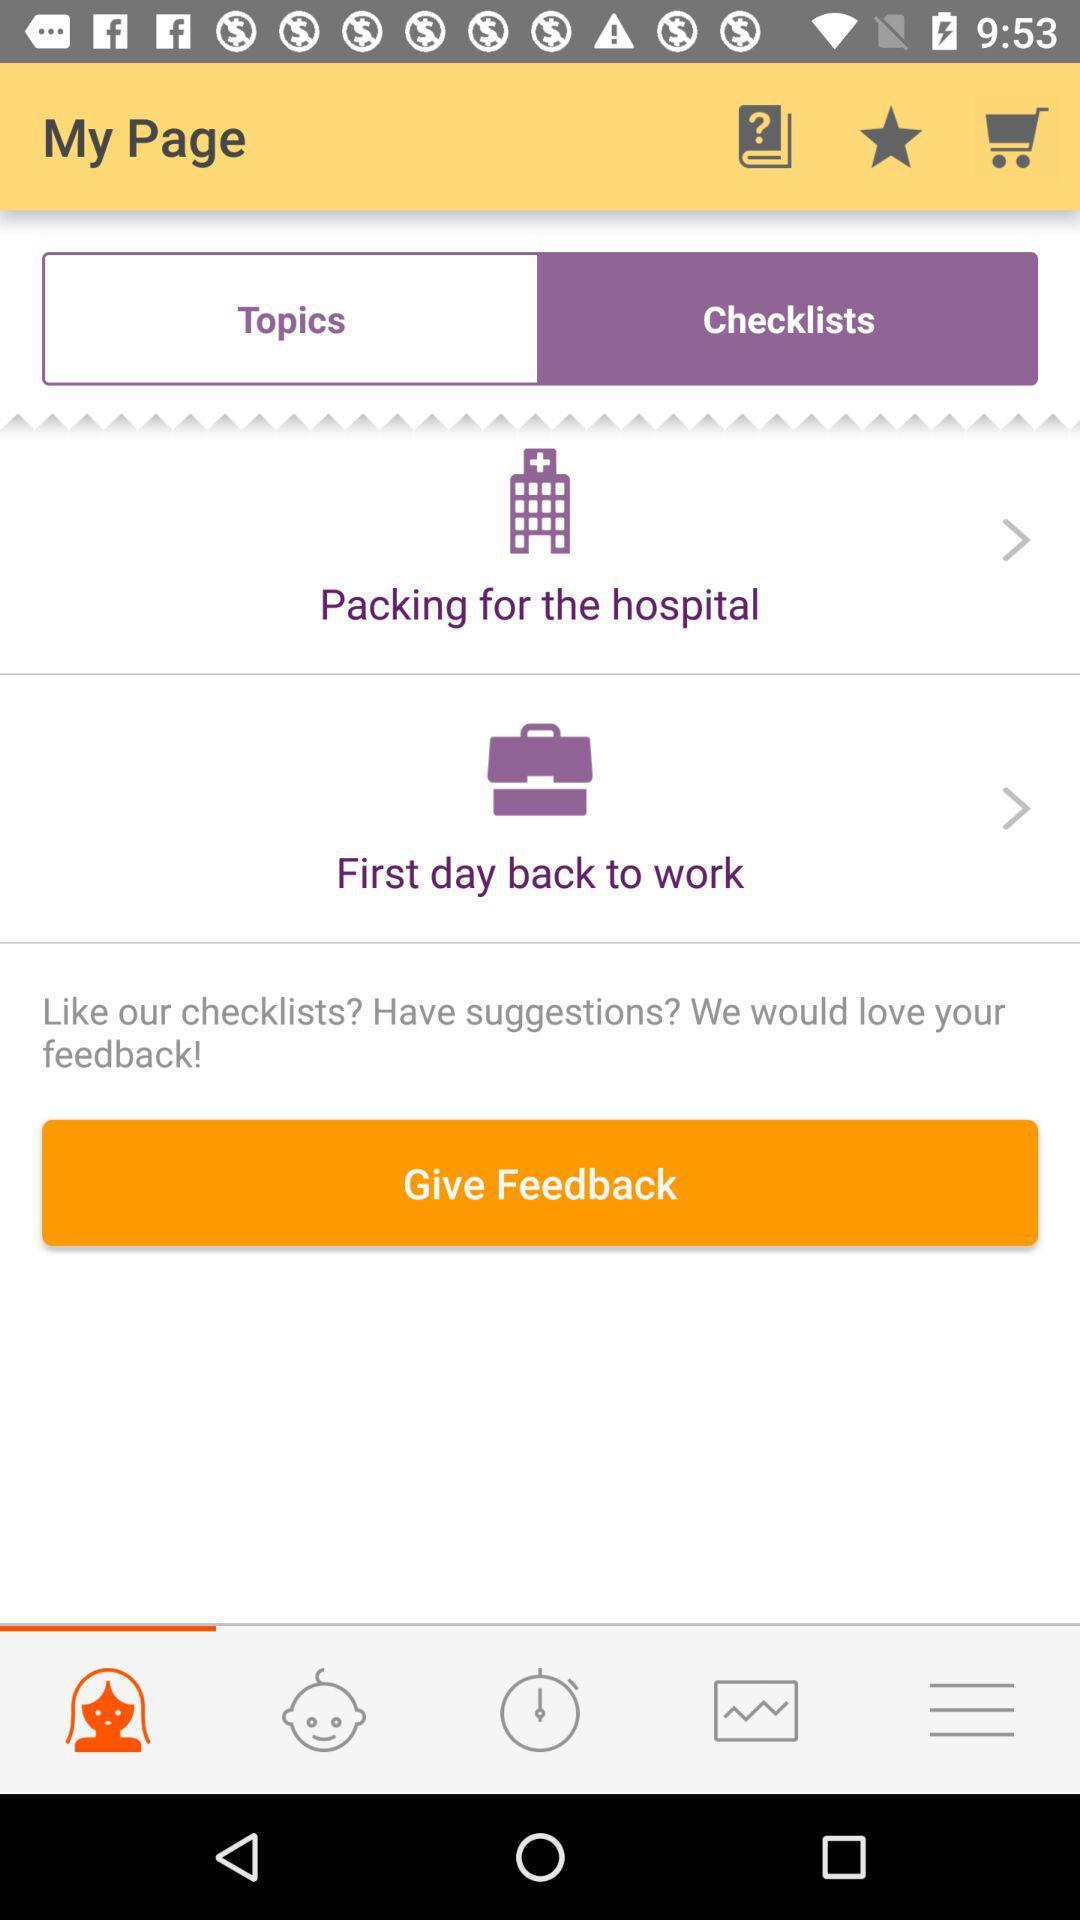 The width and height of the screenshot is (1080, 1920). What do you see at coordinates (764, 135) in the screenshot?
I see `item to the right of the my page icon` at bounding box center [764, 135].